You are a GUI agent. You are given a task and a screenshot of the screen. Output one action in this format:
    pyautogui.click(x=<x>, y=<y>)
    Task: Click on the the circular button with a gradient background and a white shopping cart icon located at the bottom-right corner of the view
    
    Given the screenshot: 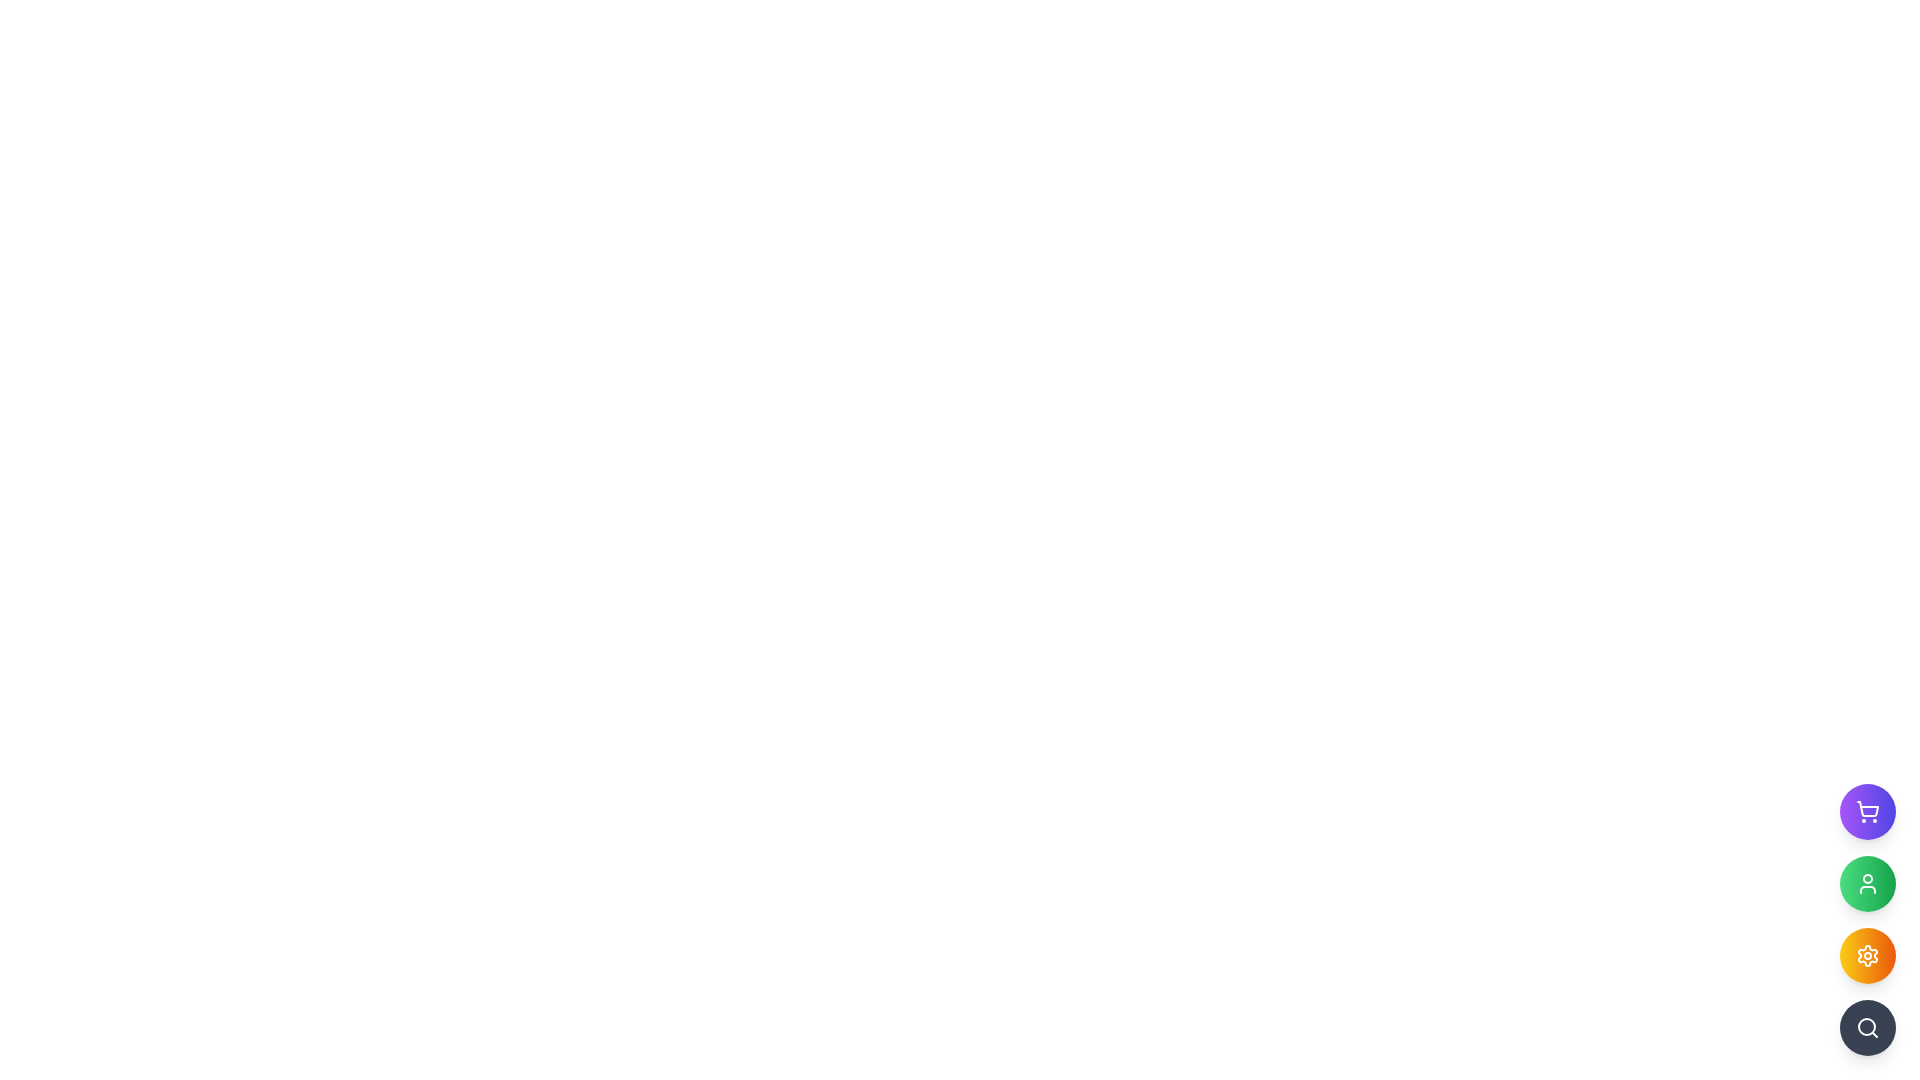 What is the action you would take?
    pyautogui.click(x=1866, y=812)
    